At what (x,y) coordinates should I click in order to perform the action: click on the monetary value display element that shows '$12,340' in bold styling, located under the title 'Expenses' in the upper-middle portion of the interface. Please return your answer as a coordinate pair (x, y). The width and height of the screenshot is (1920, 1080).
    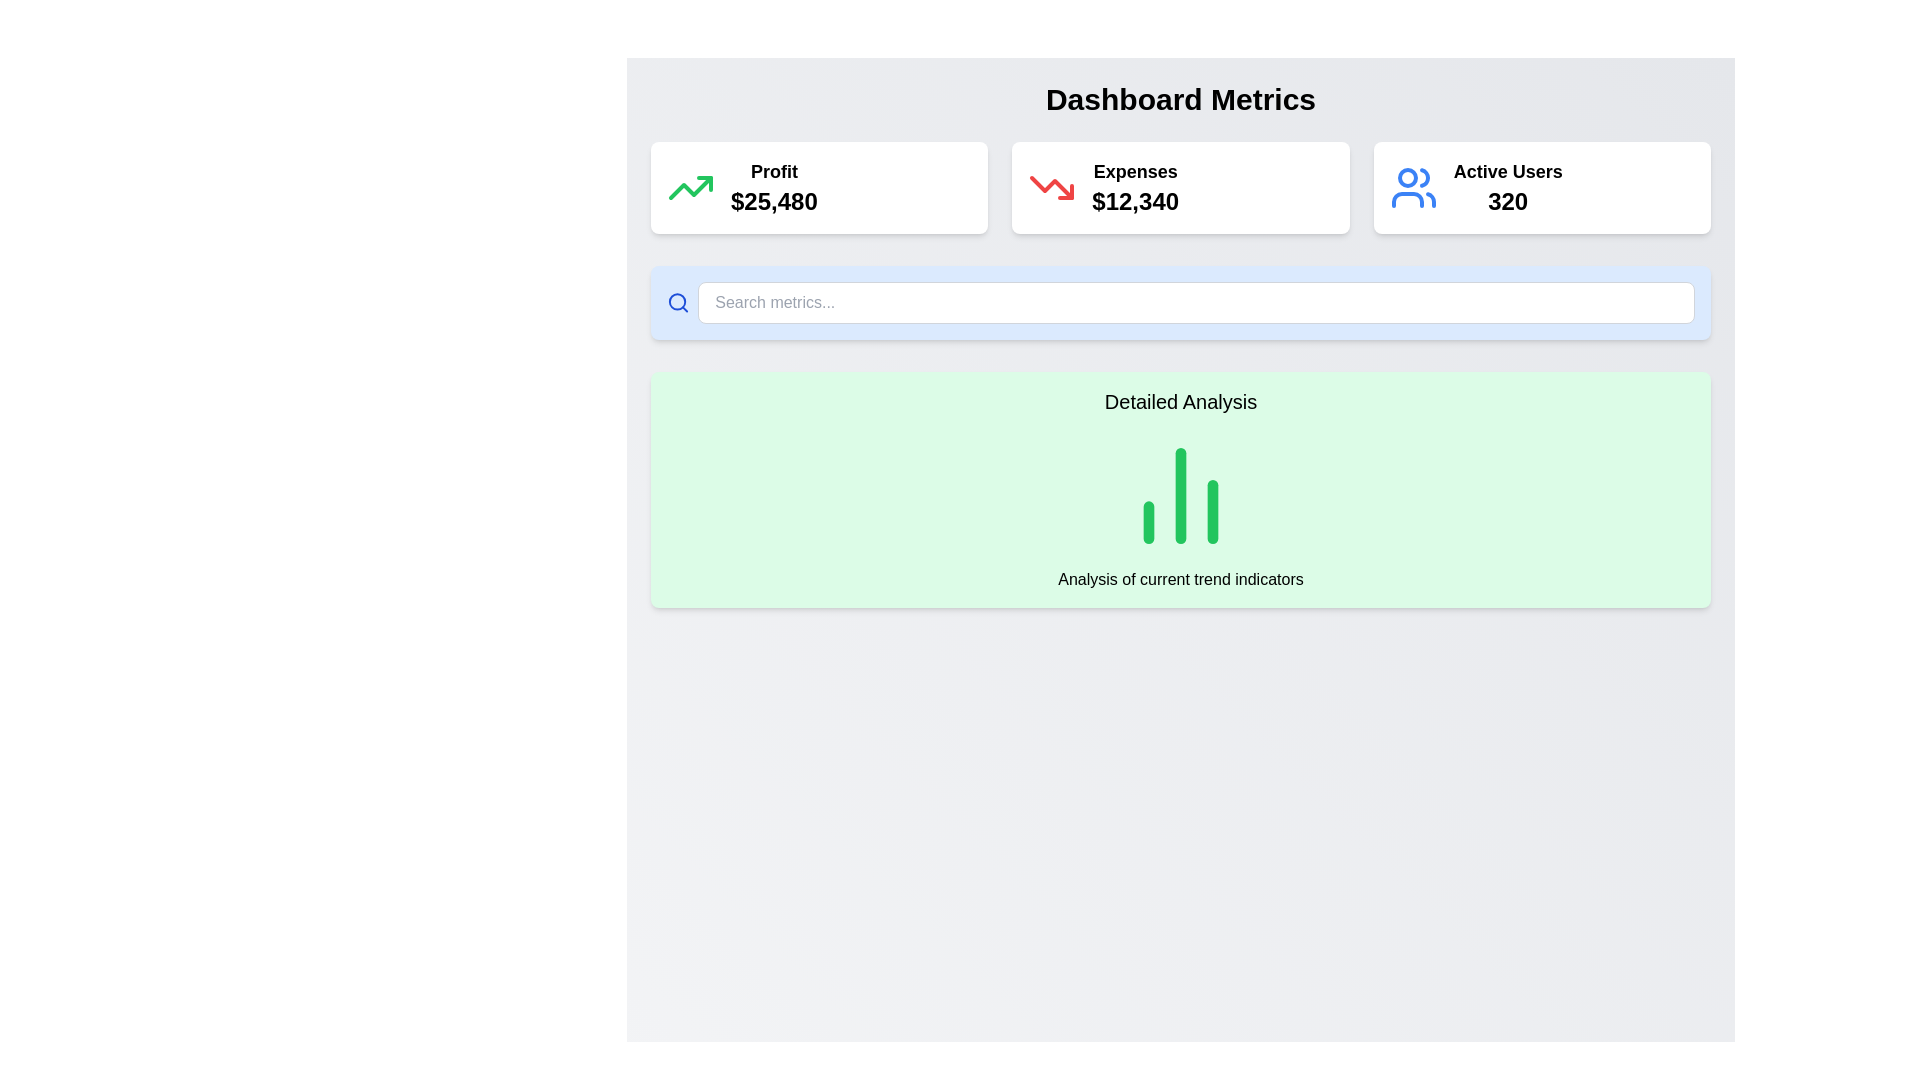
    Looking at the image, I should click on (1135, 201).